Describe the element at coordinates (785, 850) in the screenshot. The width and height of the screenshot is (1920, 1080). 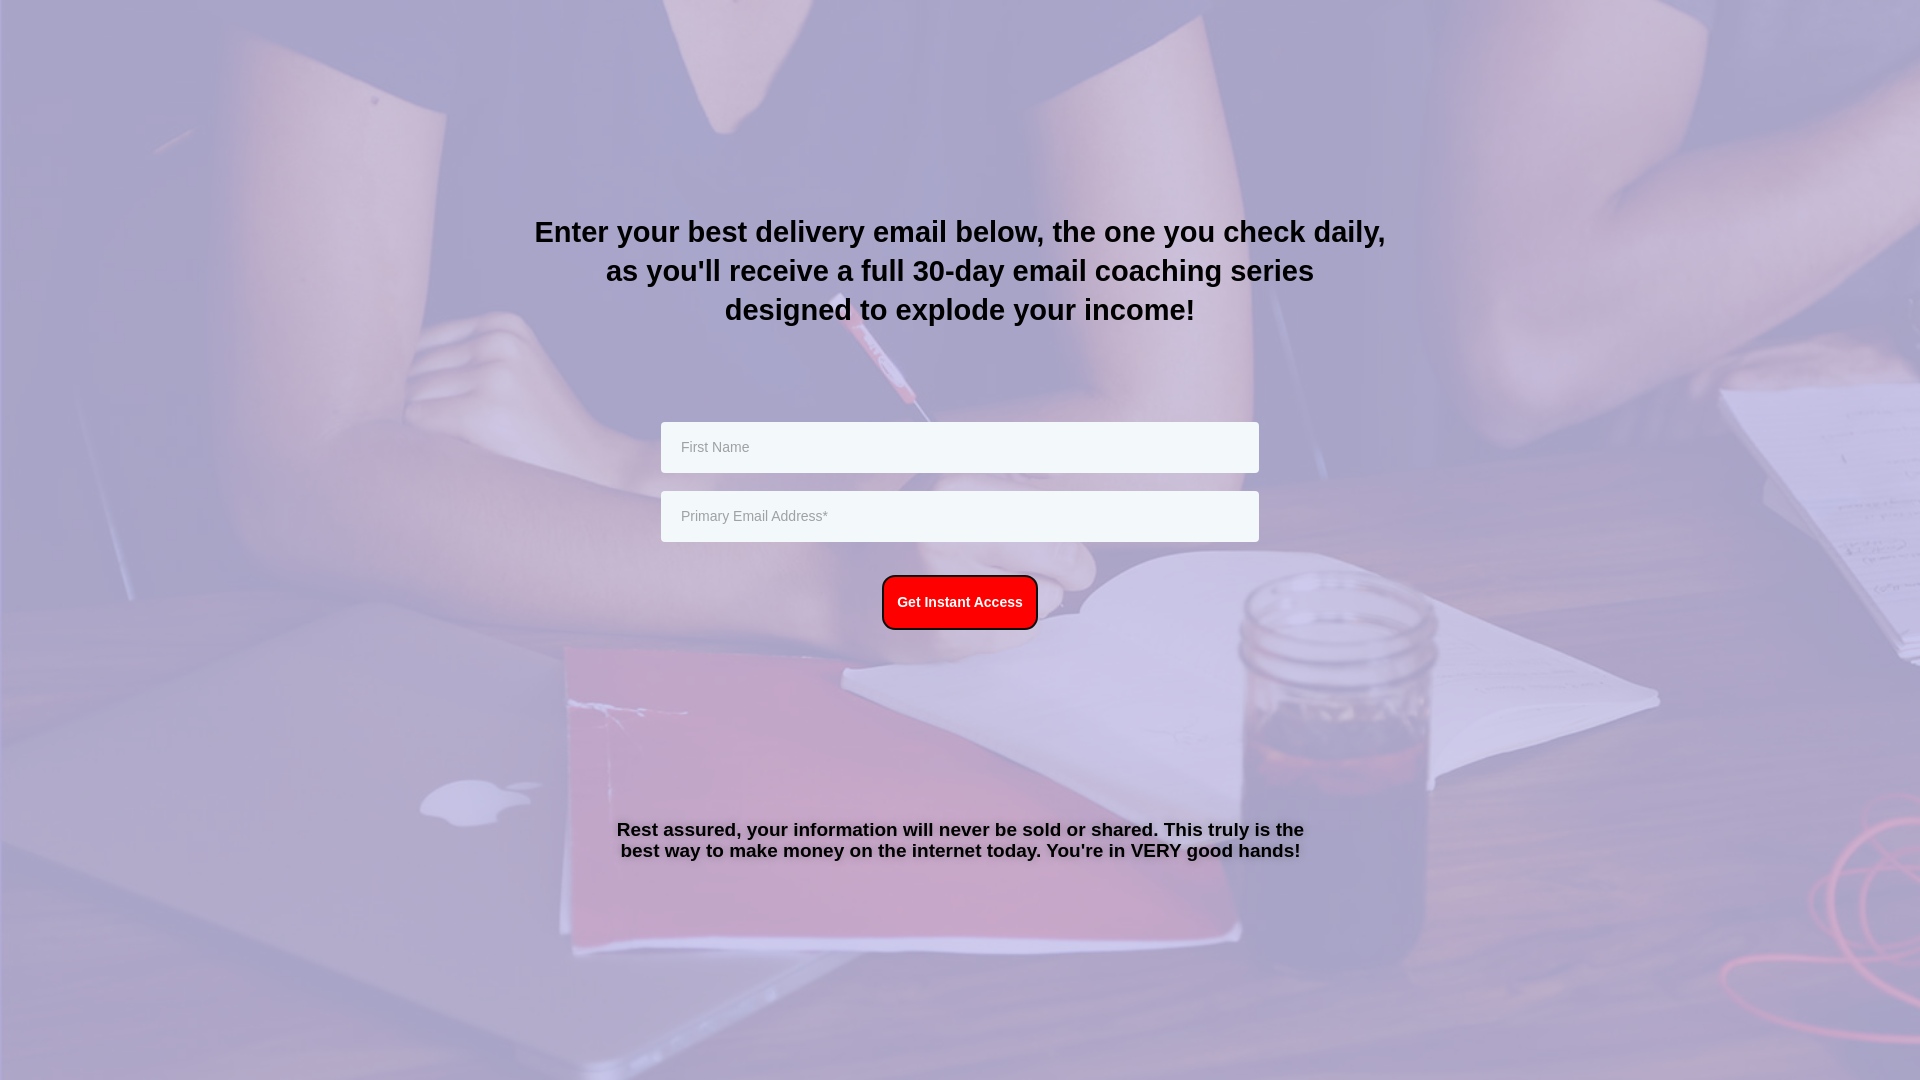
I see `'make money'` at that location.